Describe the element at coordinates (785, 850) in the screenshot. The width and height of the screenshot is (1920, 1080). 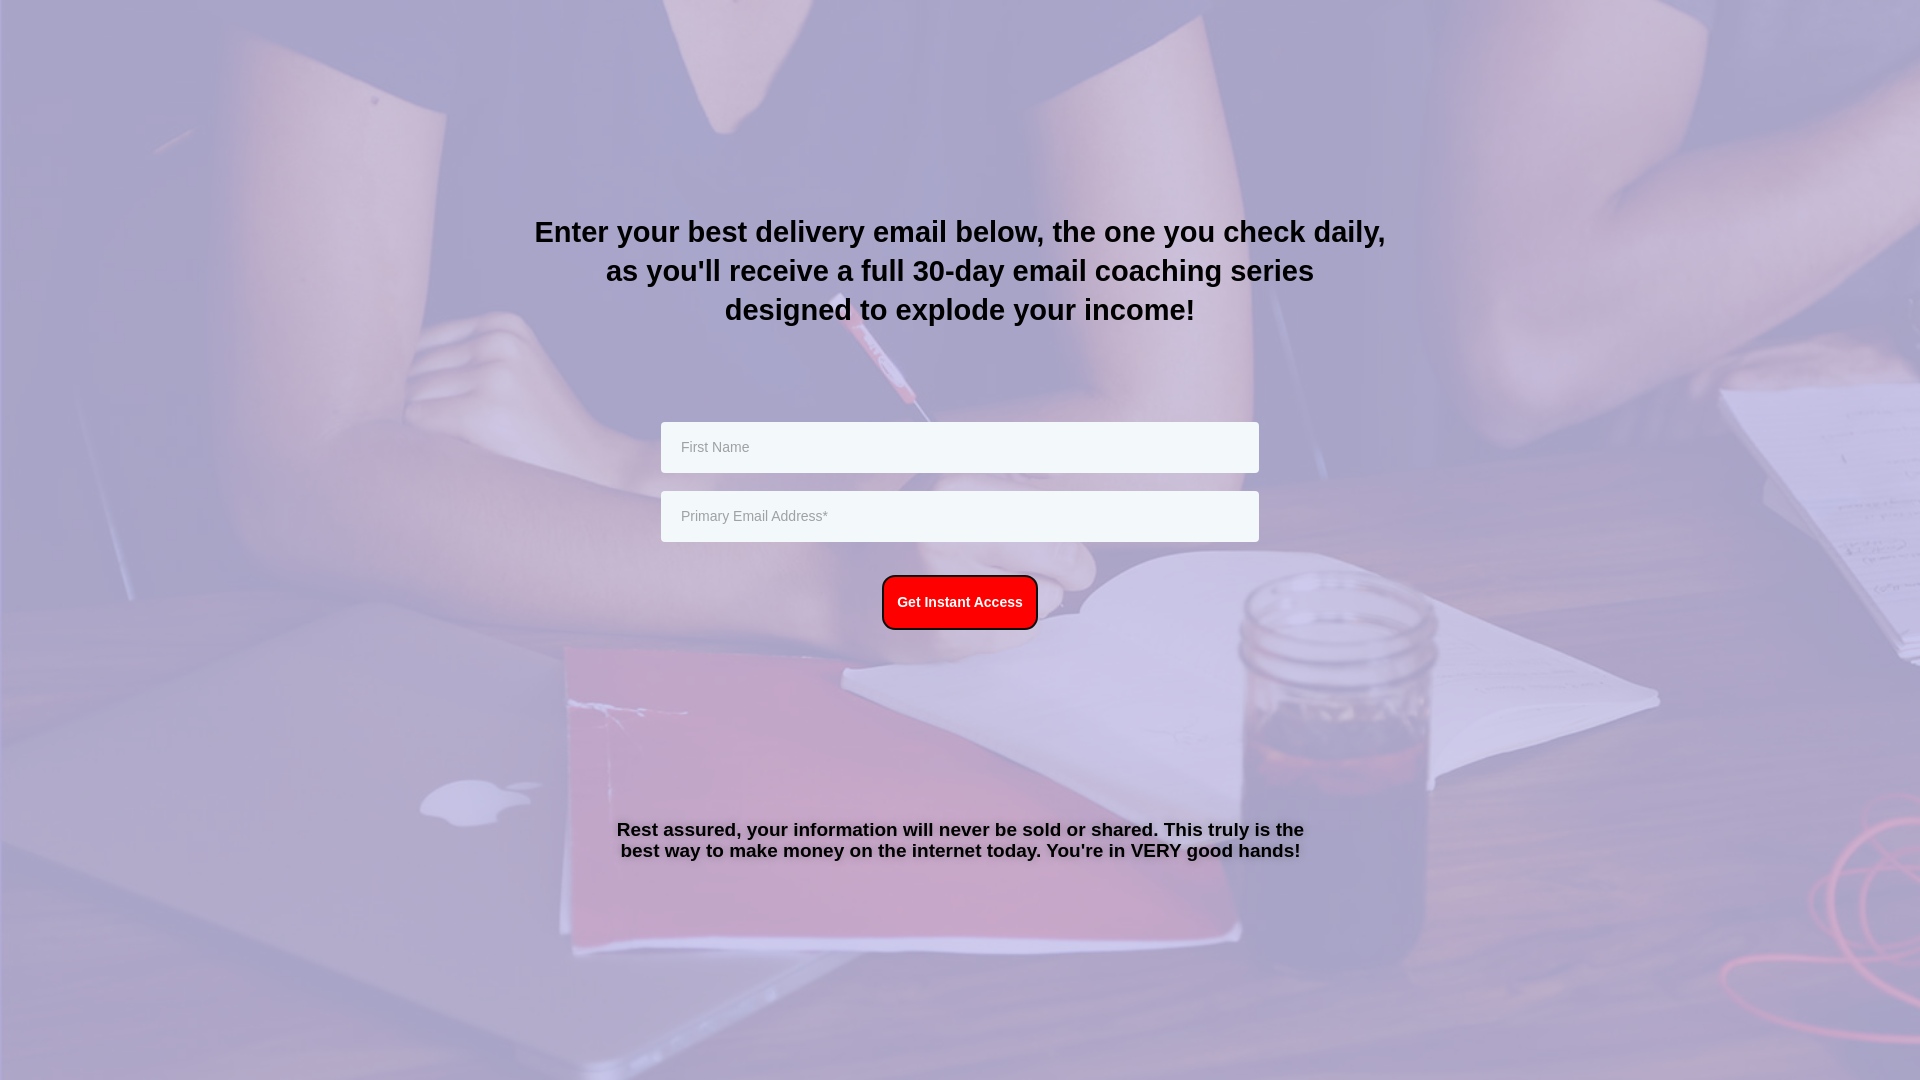
I see `'make money'` at that location.